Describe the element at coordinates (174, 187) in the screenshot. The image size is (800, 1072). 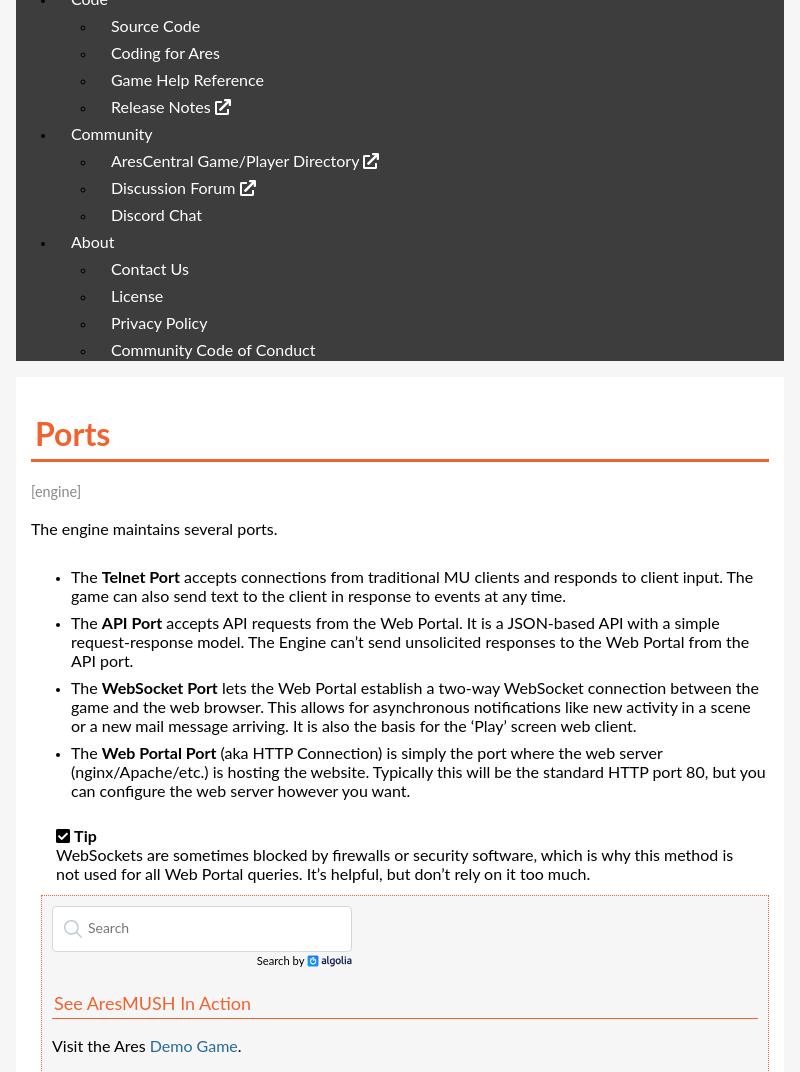
I see `'Discussion Forum'` at that location.